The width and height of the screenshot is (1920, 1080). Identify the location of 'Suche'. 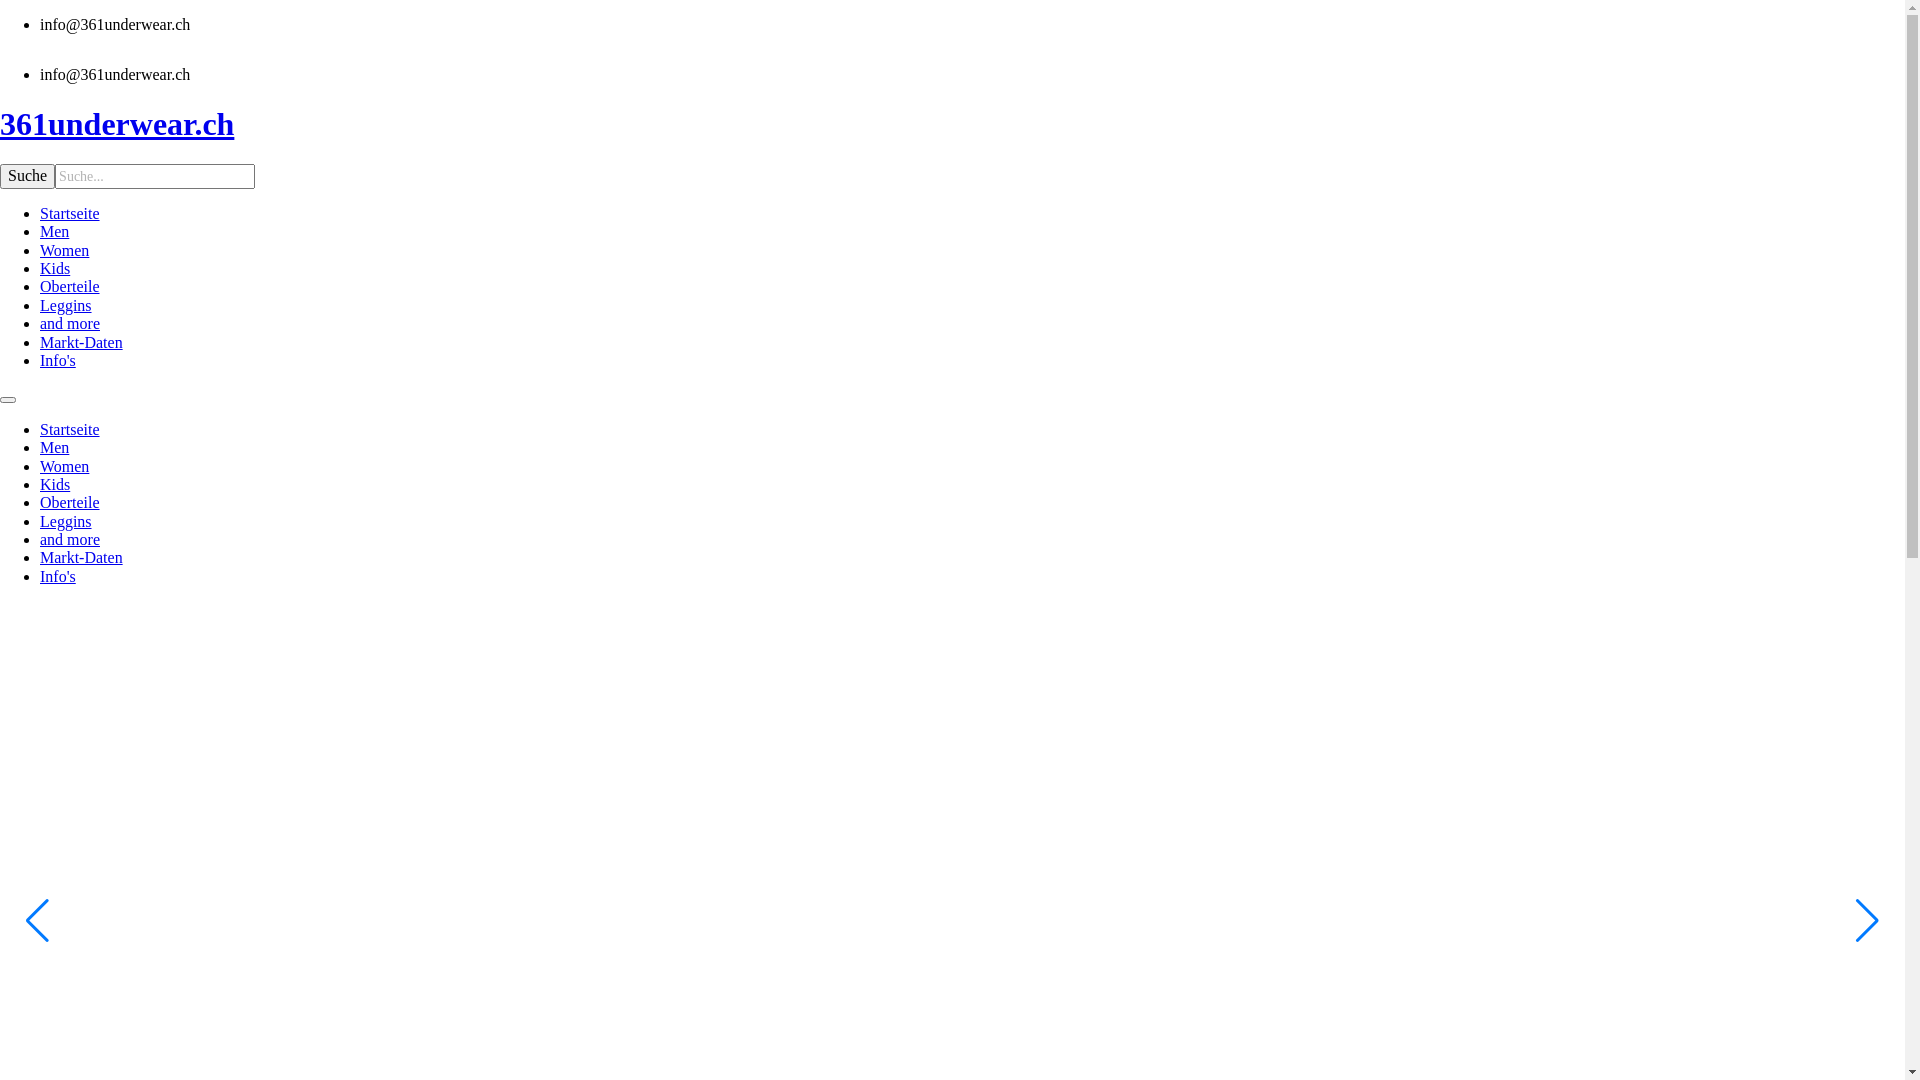
(27, 175).